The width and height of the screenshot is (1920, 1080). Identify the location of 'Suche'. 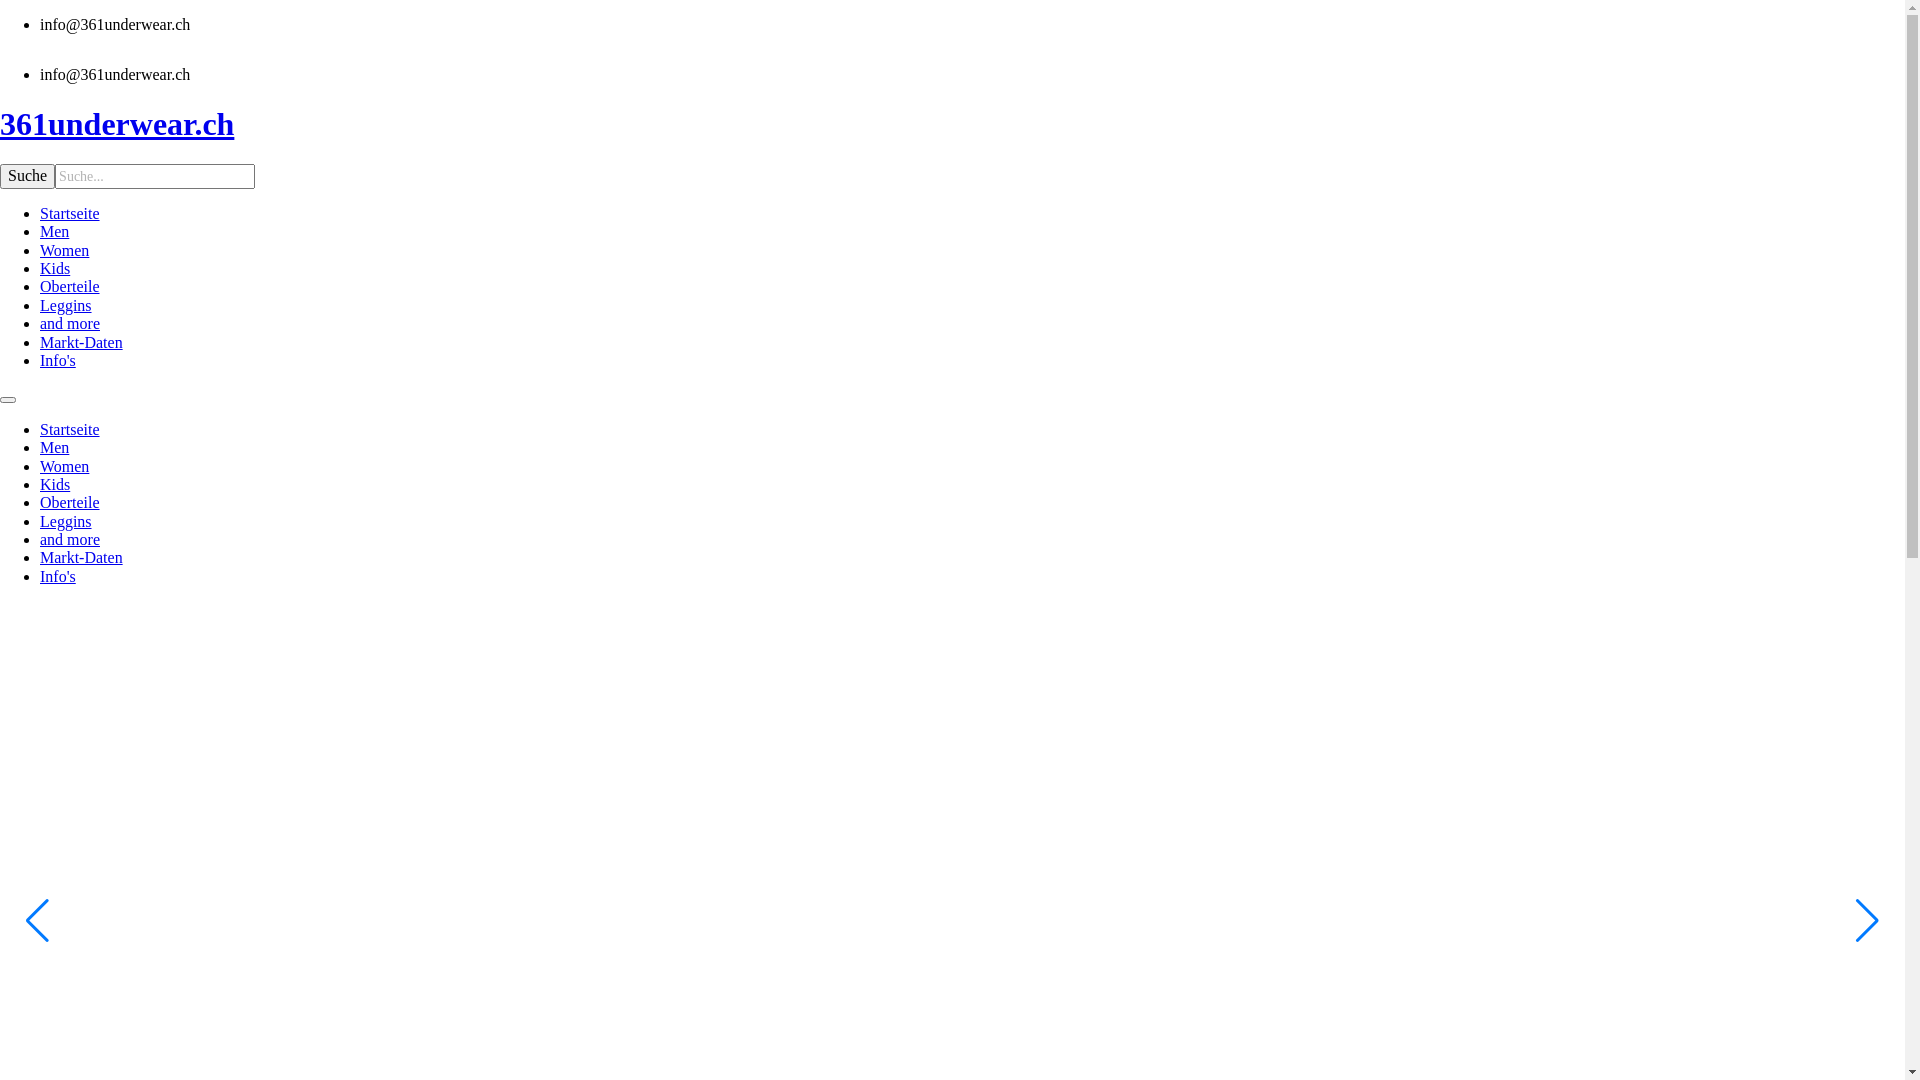
(27, 175).